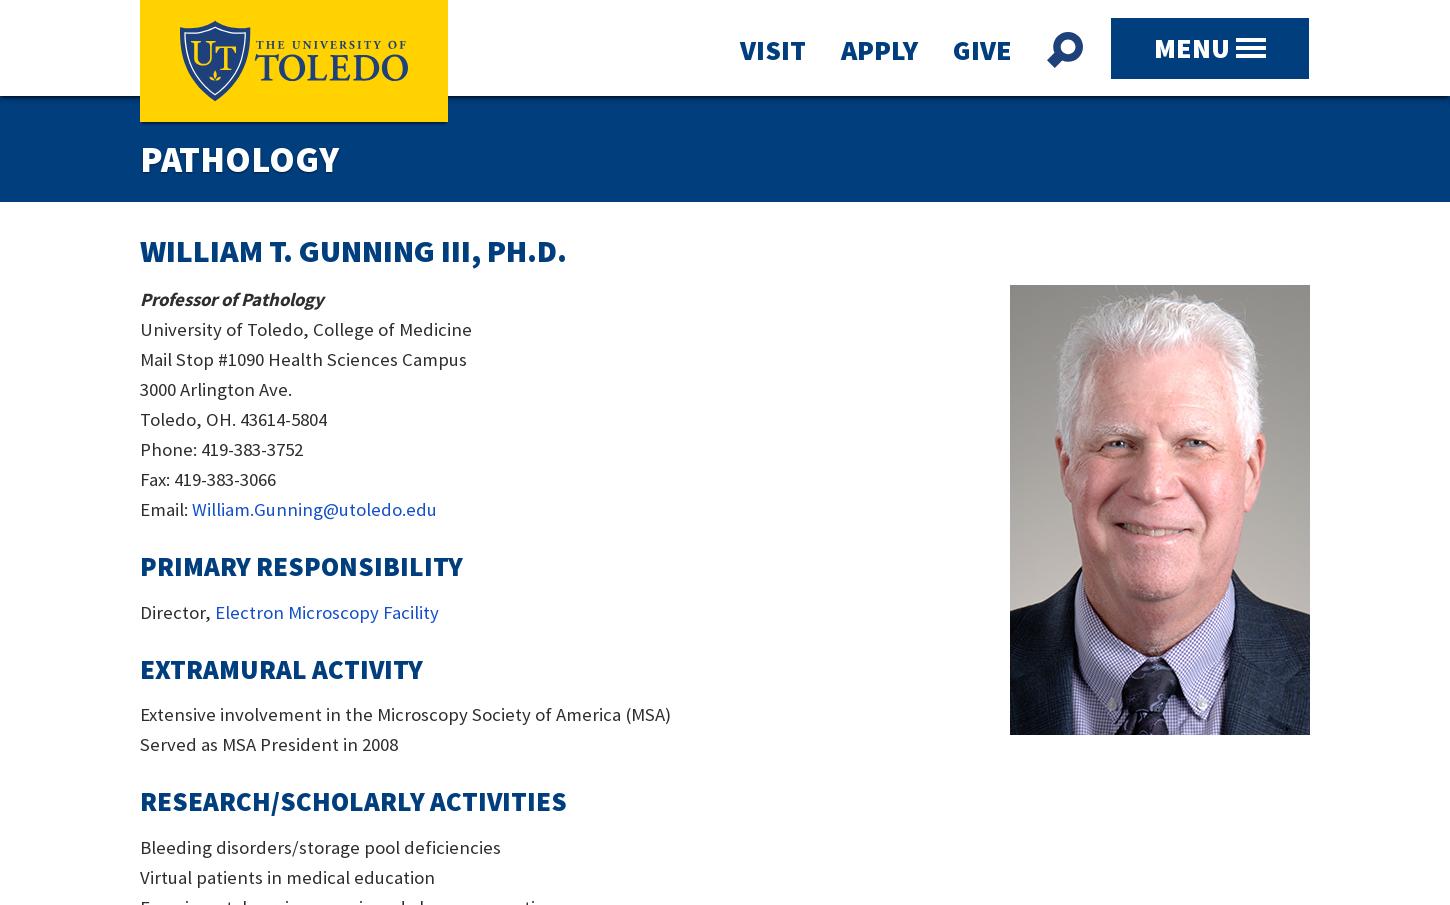 This screenshot has height=905, width=1450. Describe the element at coordinates (326, 610) in the screenshot. I see `'Electron Microscopy Facility'` at that location.